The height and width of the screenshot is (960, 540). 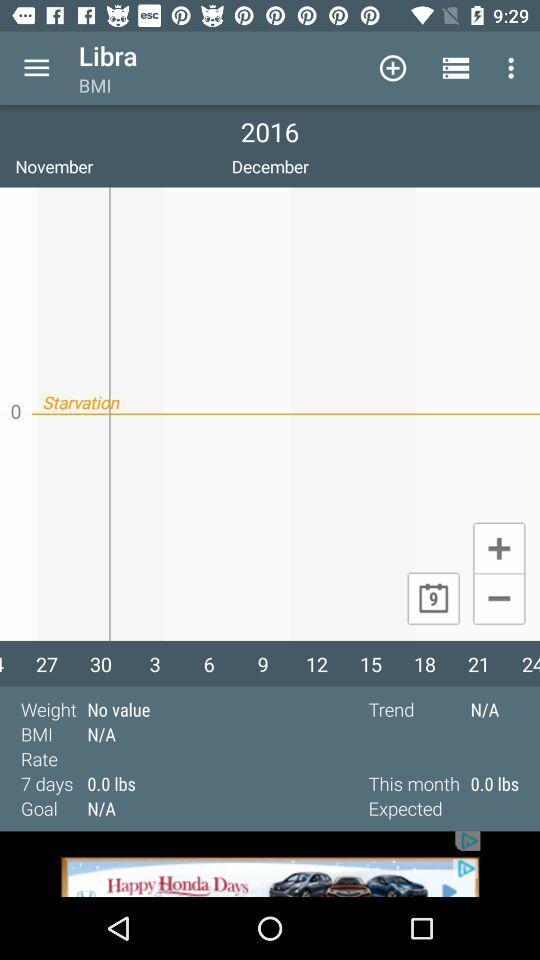 I want to click on reduce time line, so click(x=498, y=600).